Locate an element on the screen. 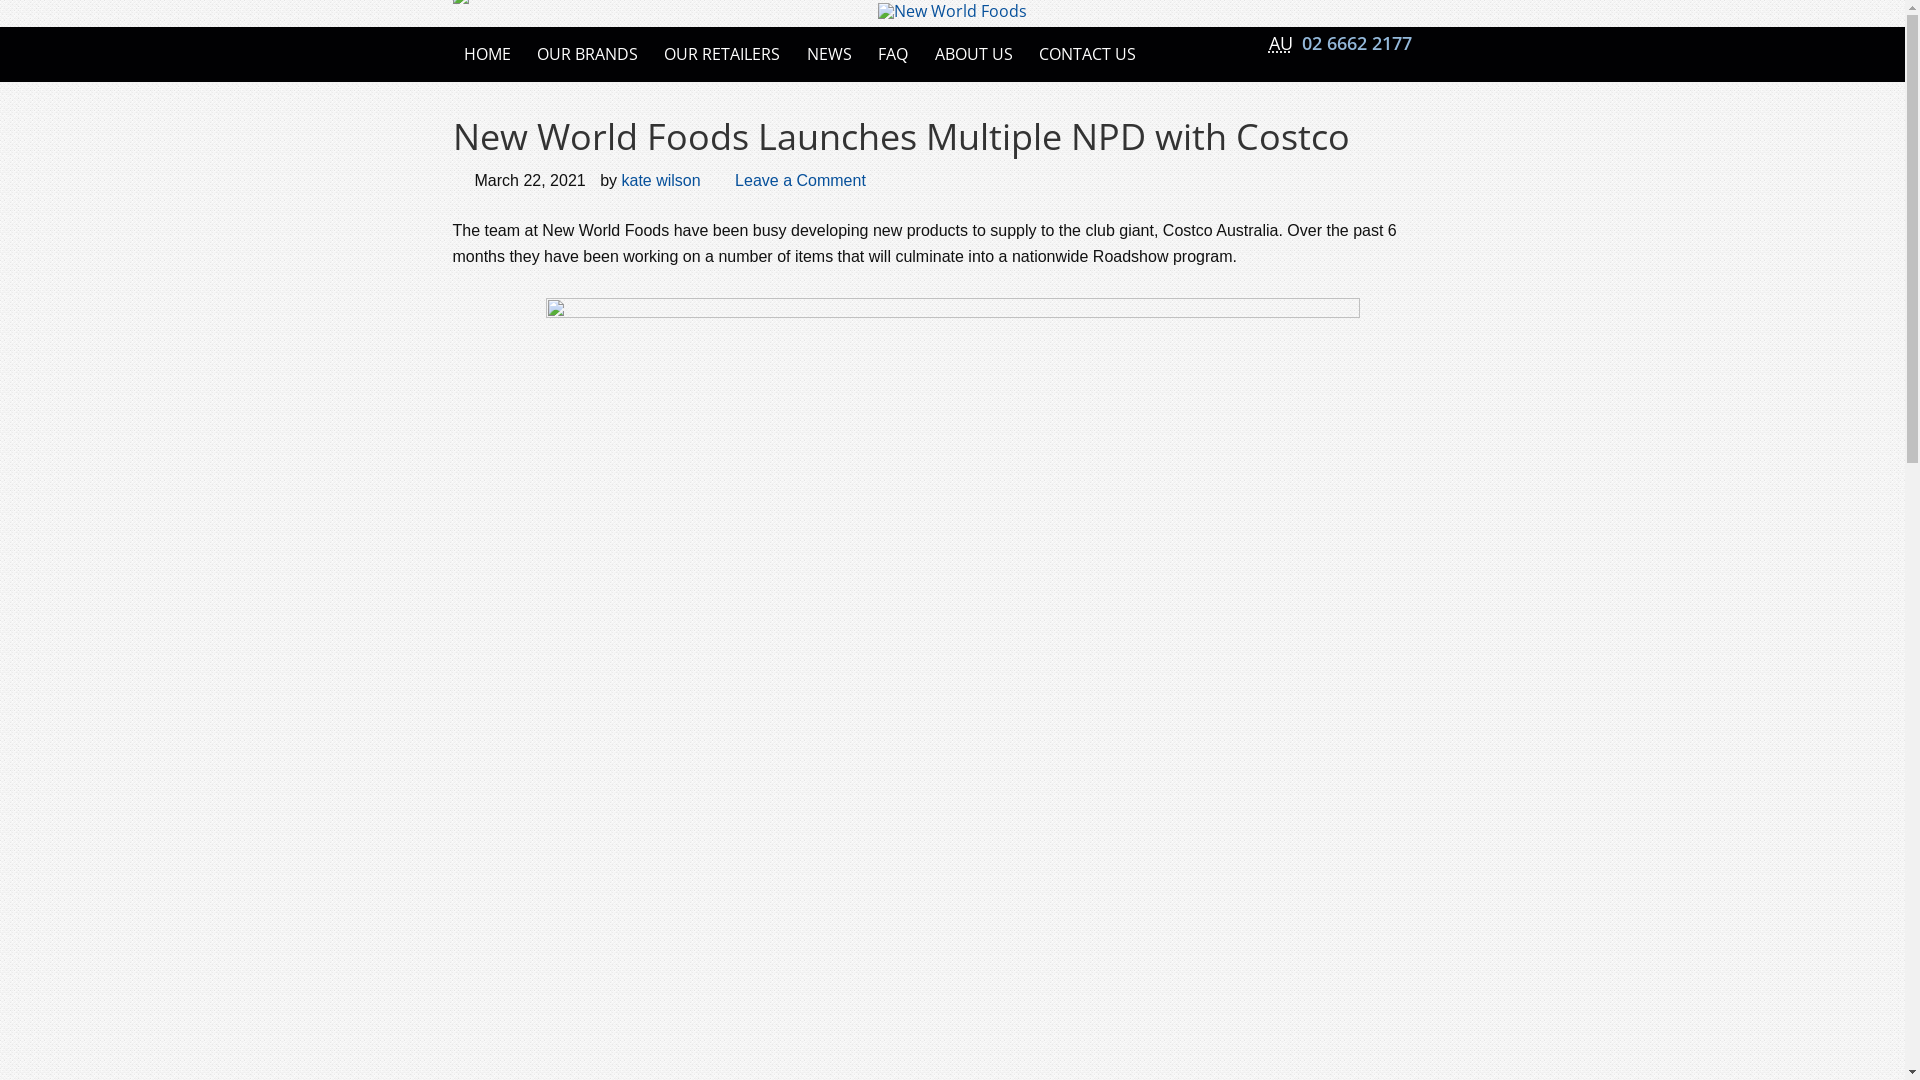 This screenshot has width=1920, height=1080. 'FAQ' is located at coordinates (891, 53).